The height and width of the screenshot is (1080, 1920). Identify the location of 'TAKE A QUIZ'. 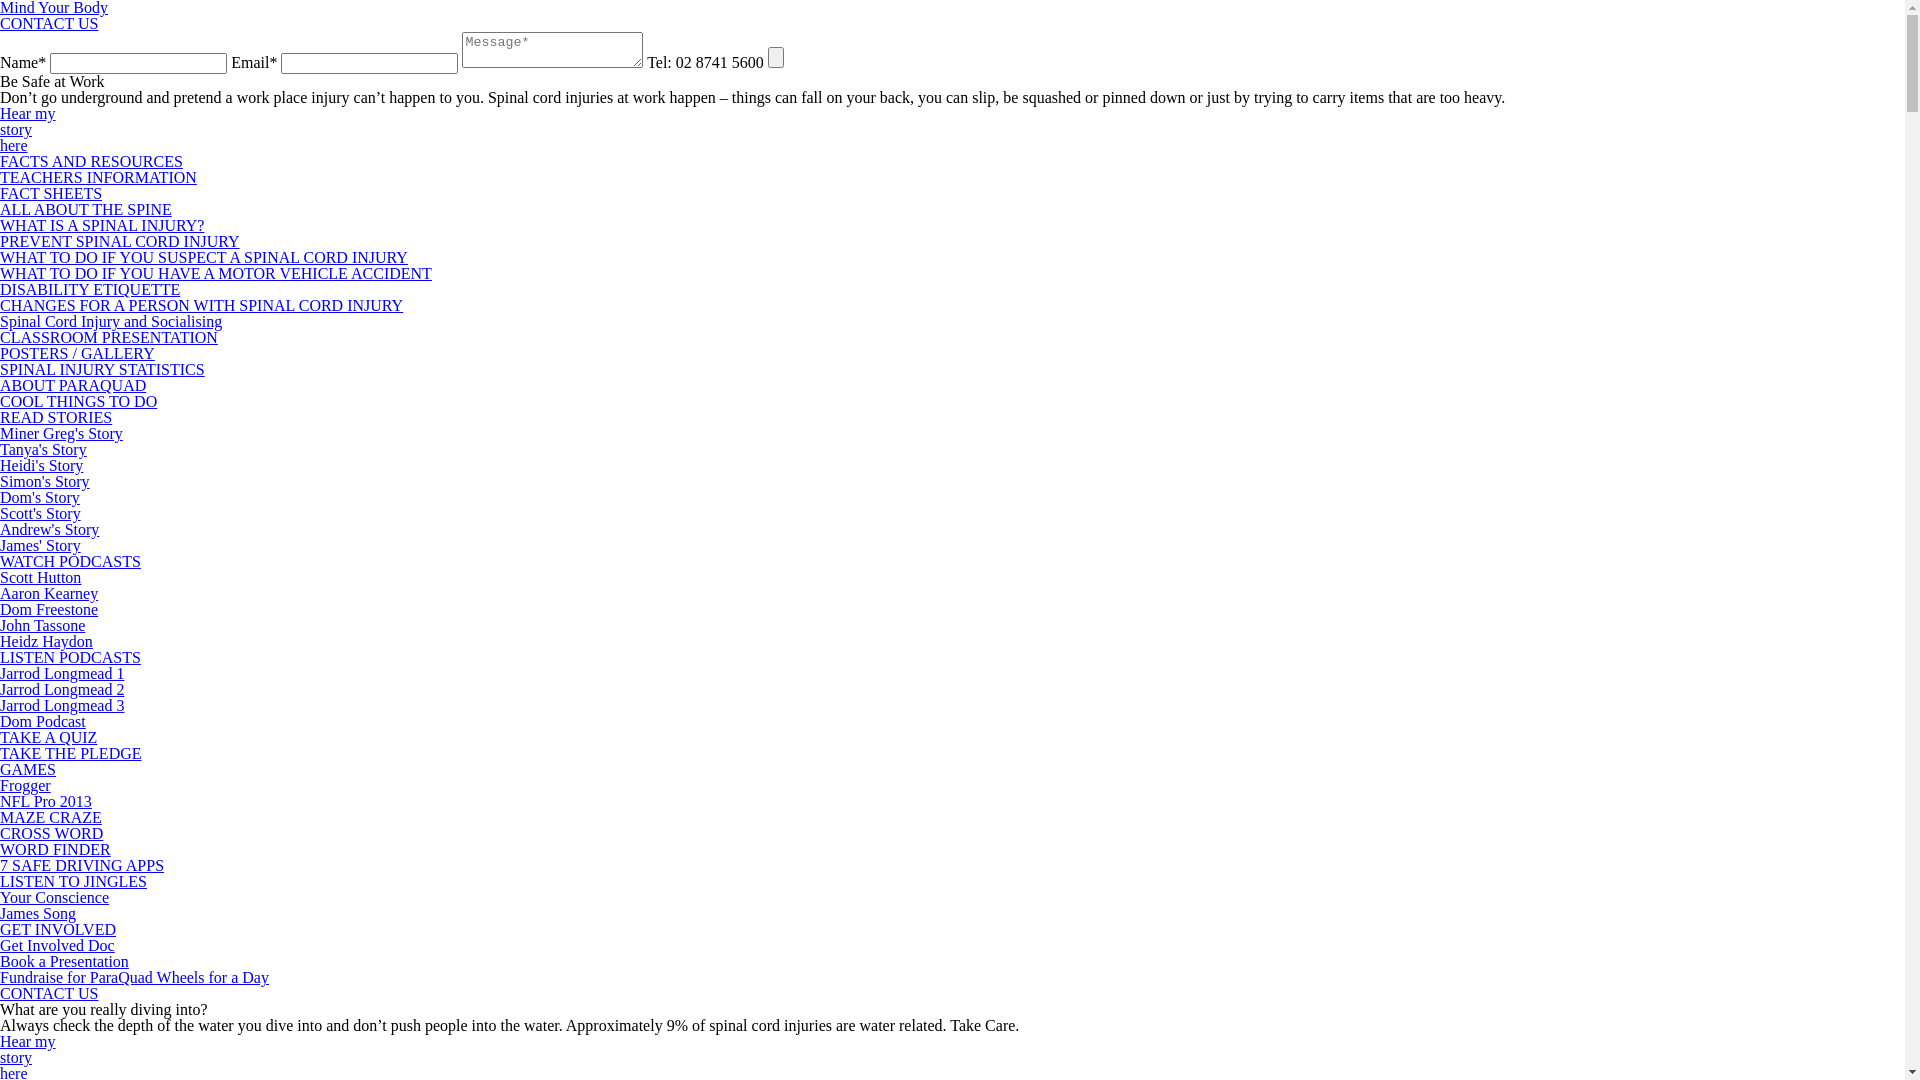
(48, 737).